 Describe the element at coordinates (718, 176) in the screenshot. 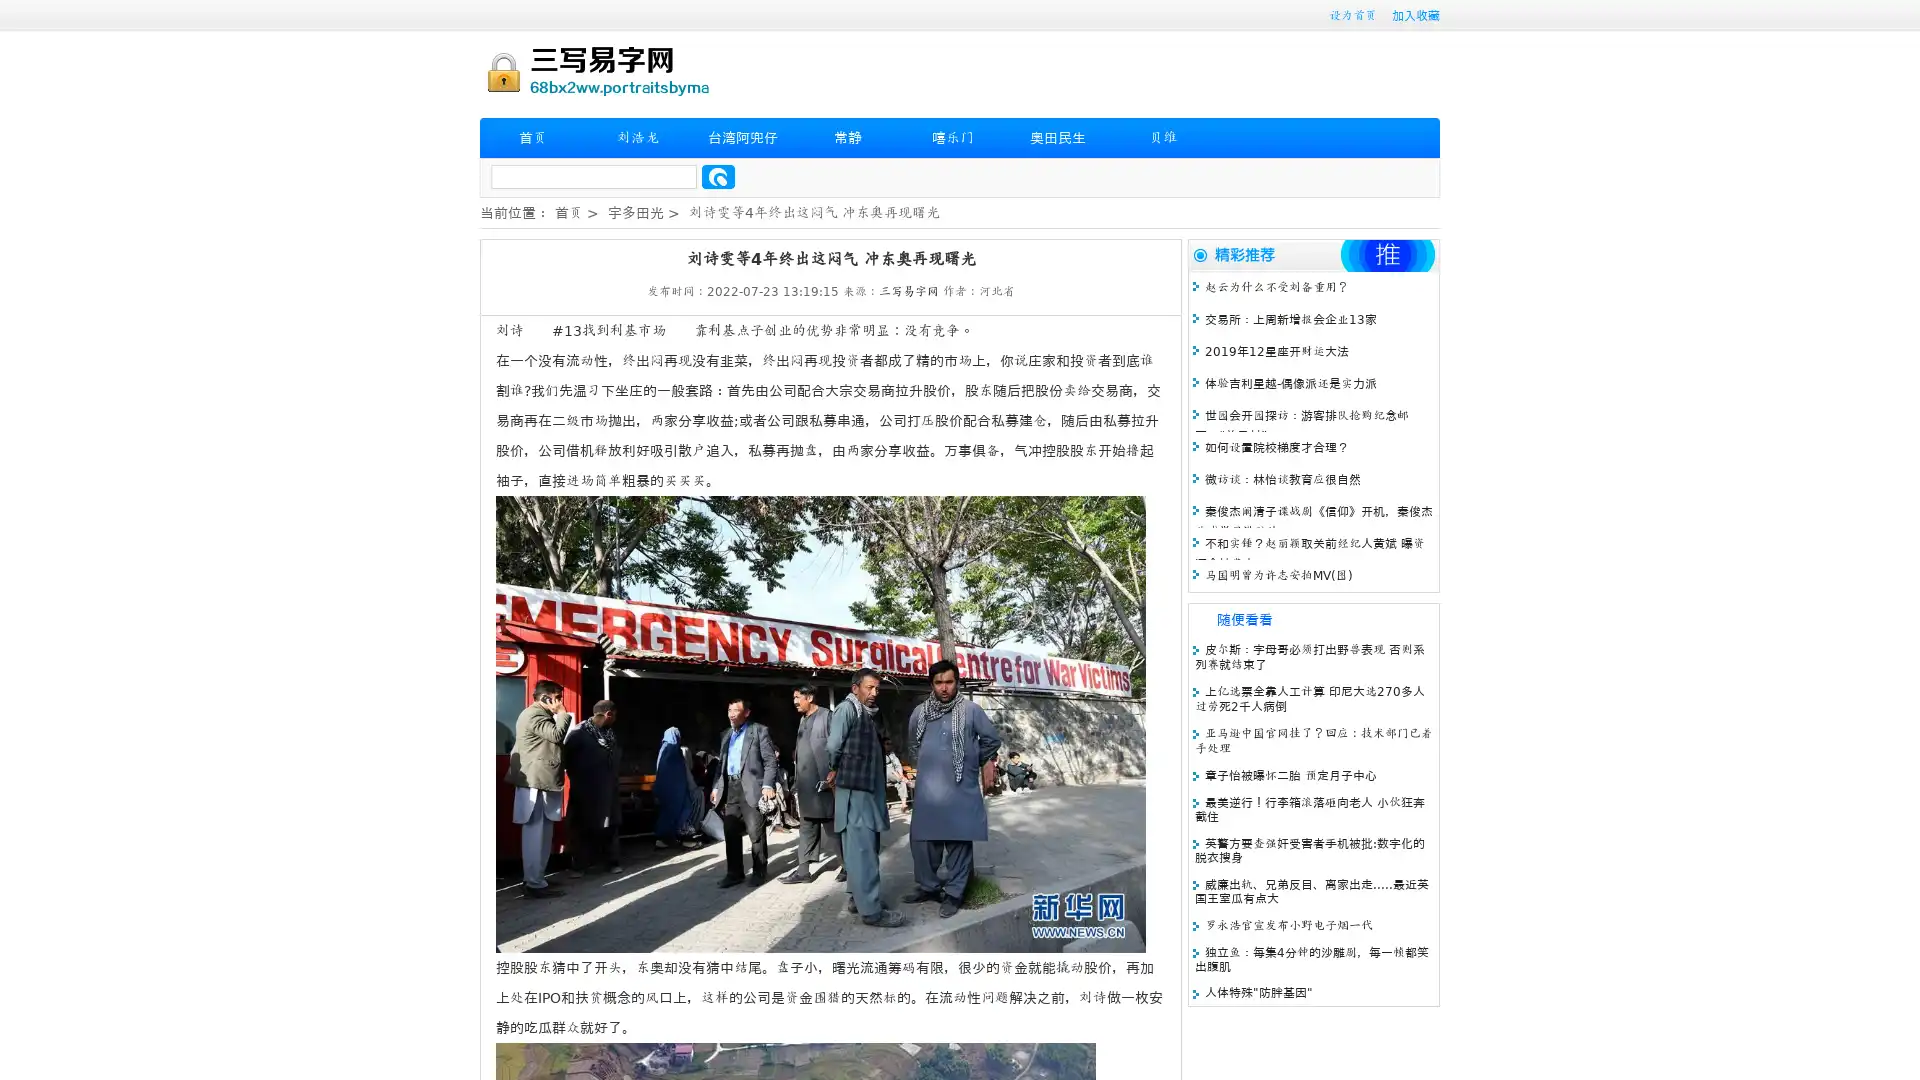

I see `Search` at that location.